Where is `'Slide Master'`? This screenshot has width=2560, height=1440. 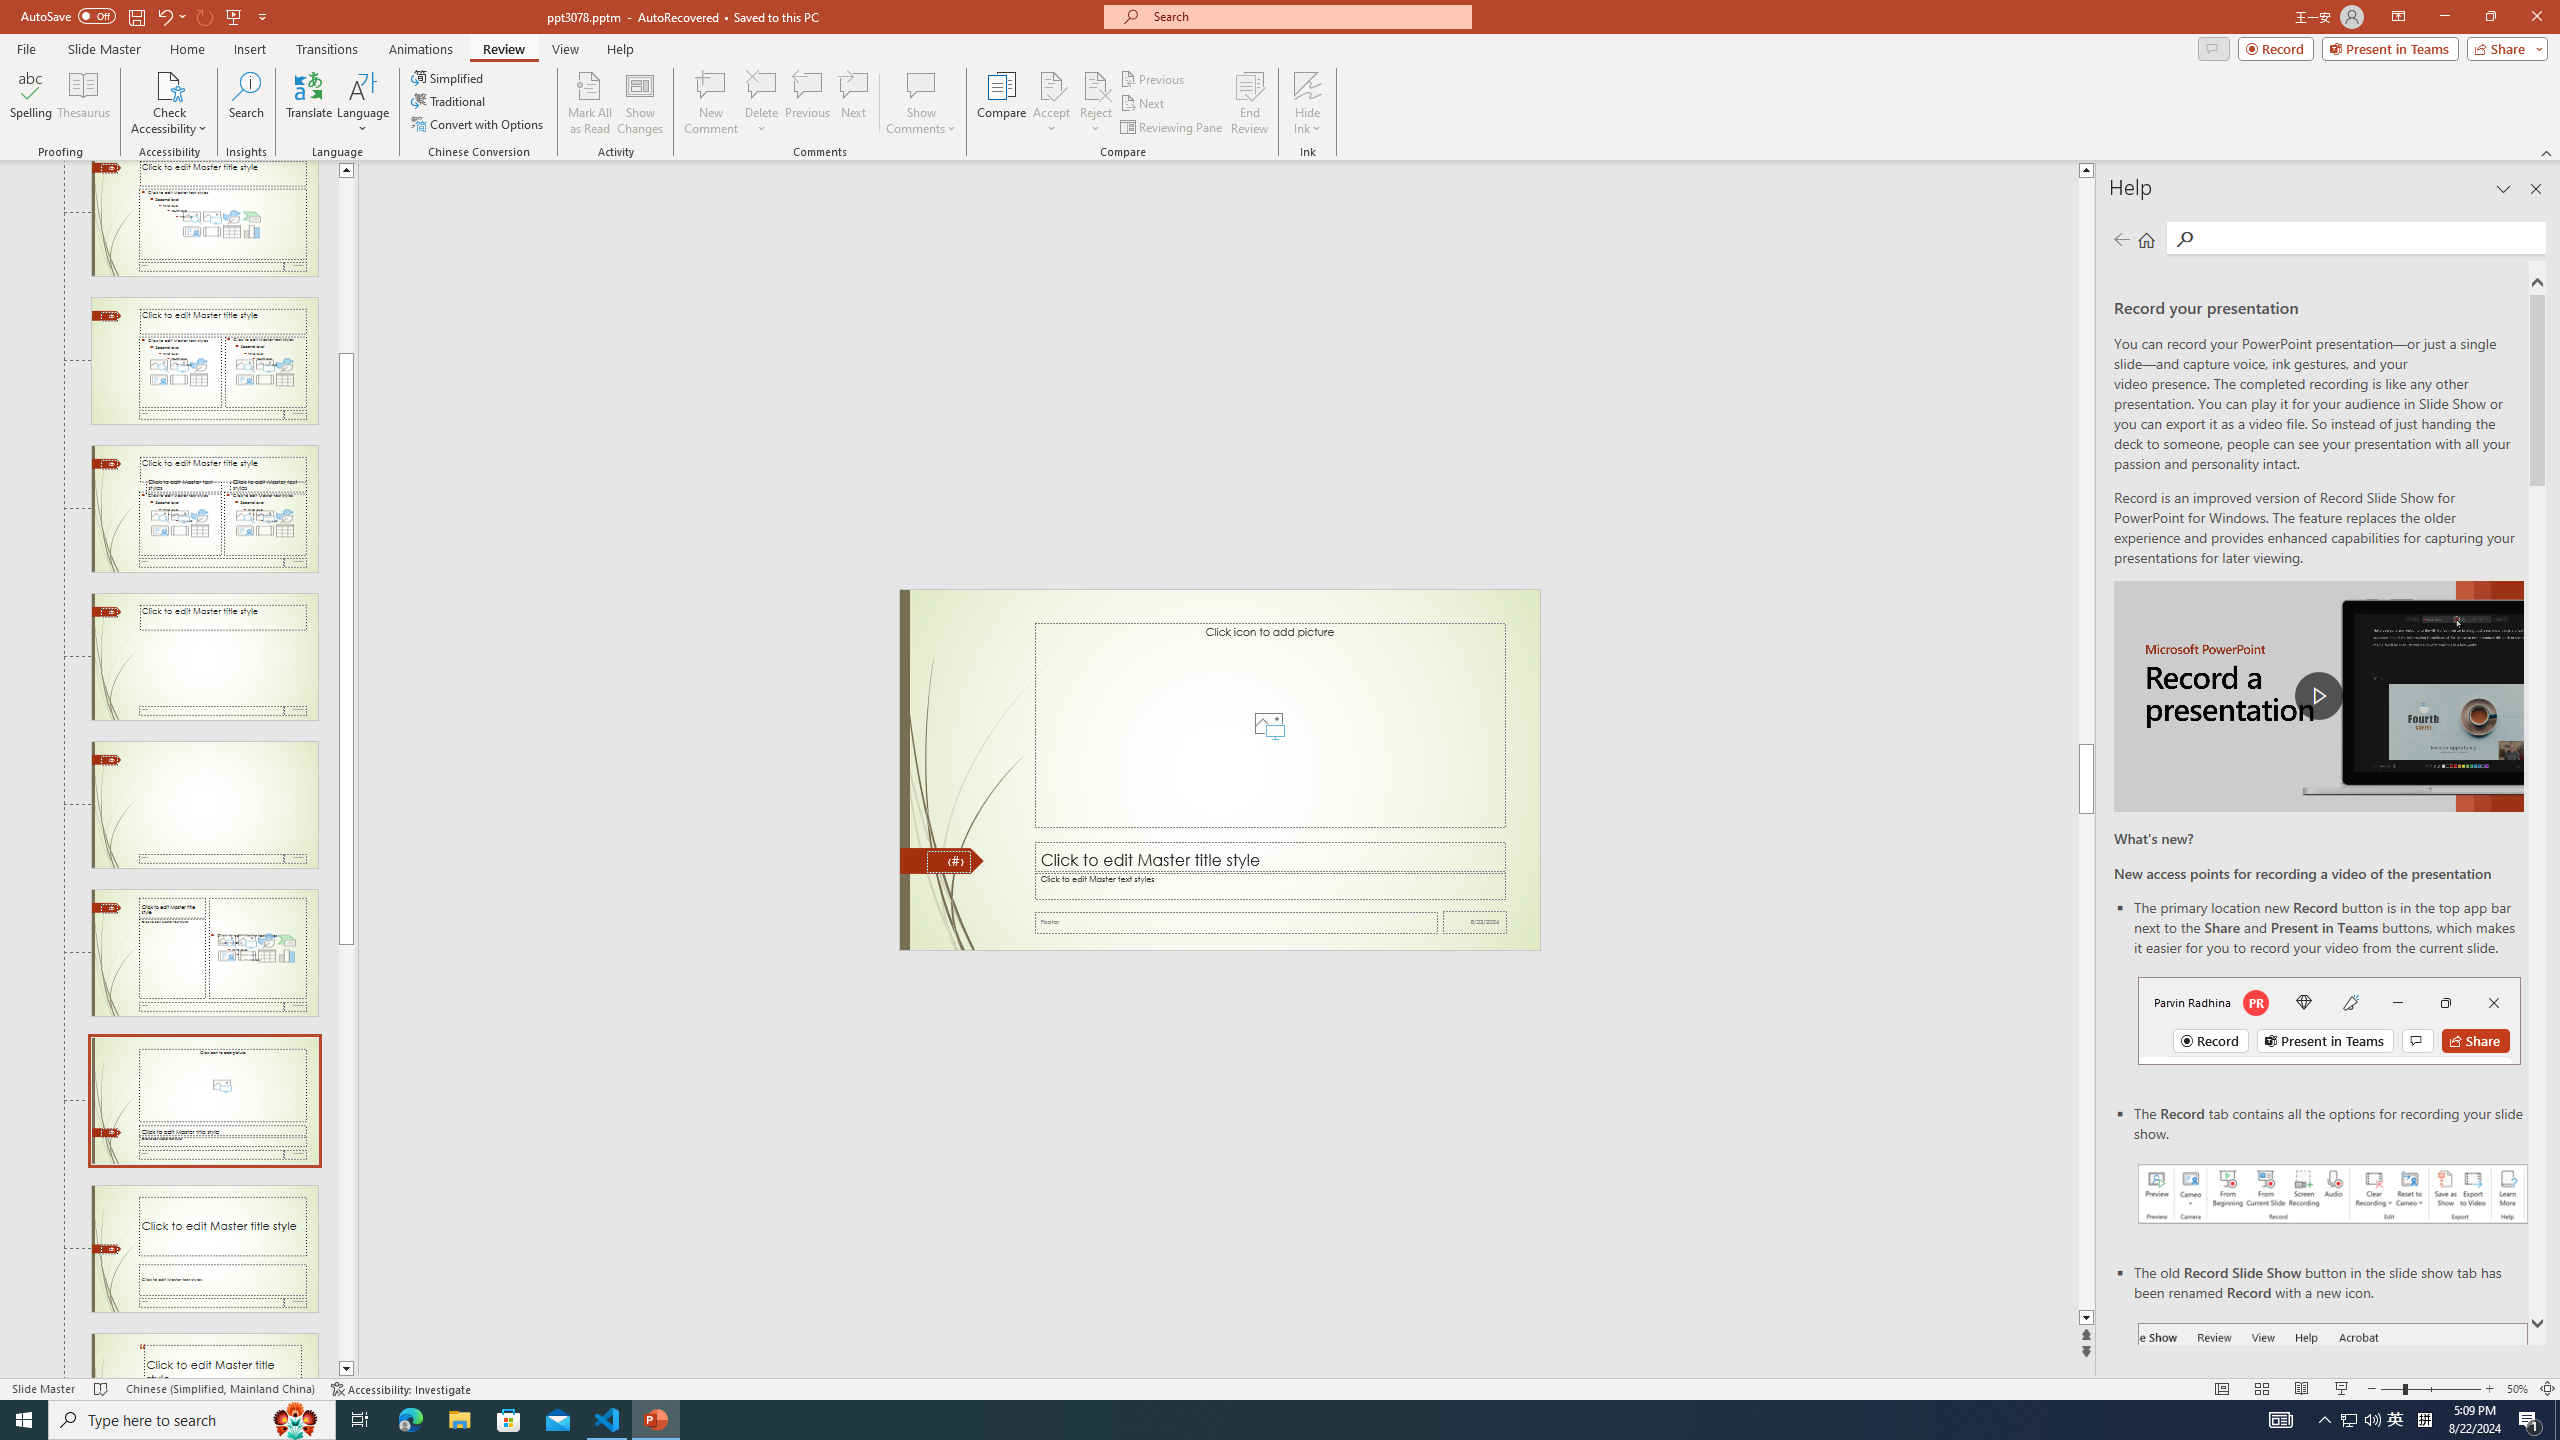
'Slide Master' is located at coordinates (103, 49).